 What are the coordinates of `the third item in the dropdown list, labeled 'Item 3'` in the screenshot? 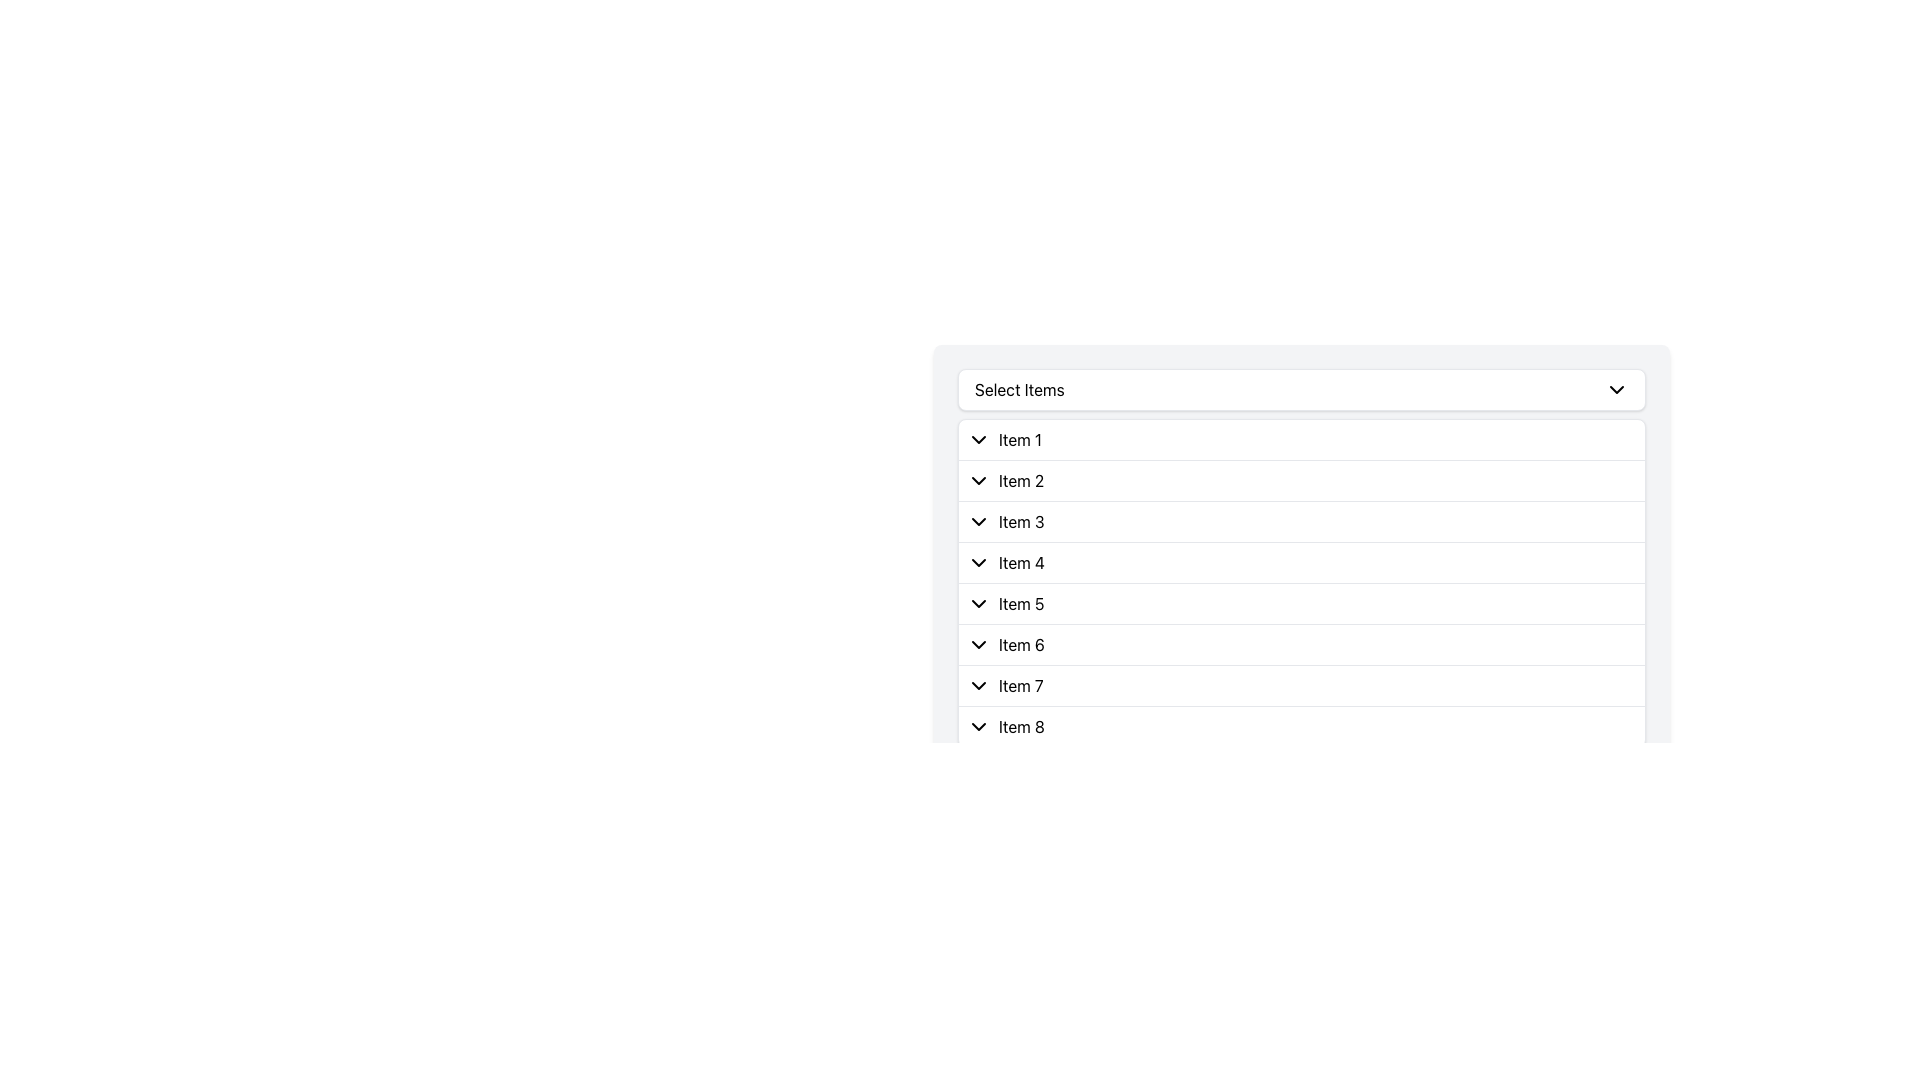 It's located at (1301, 519).